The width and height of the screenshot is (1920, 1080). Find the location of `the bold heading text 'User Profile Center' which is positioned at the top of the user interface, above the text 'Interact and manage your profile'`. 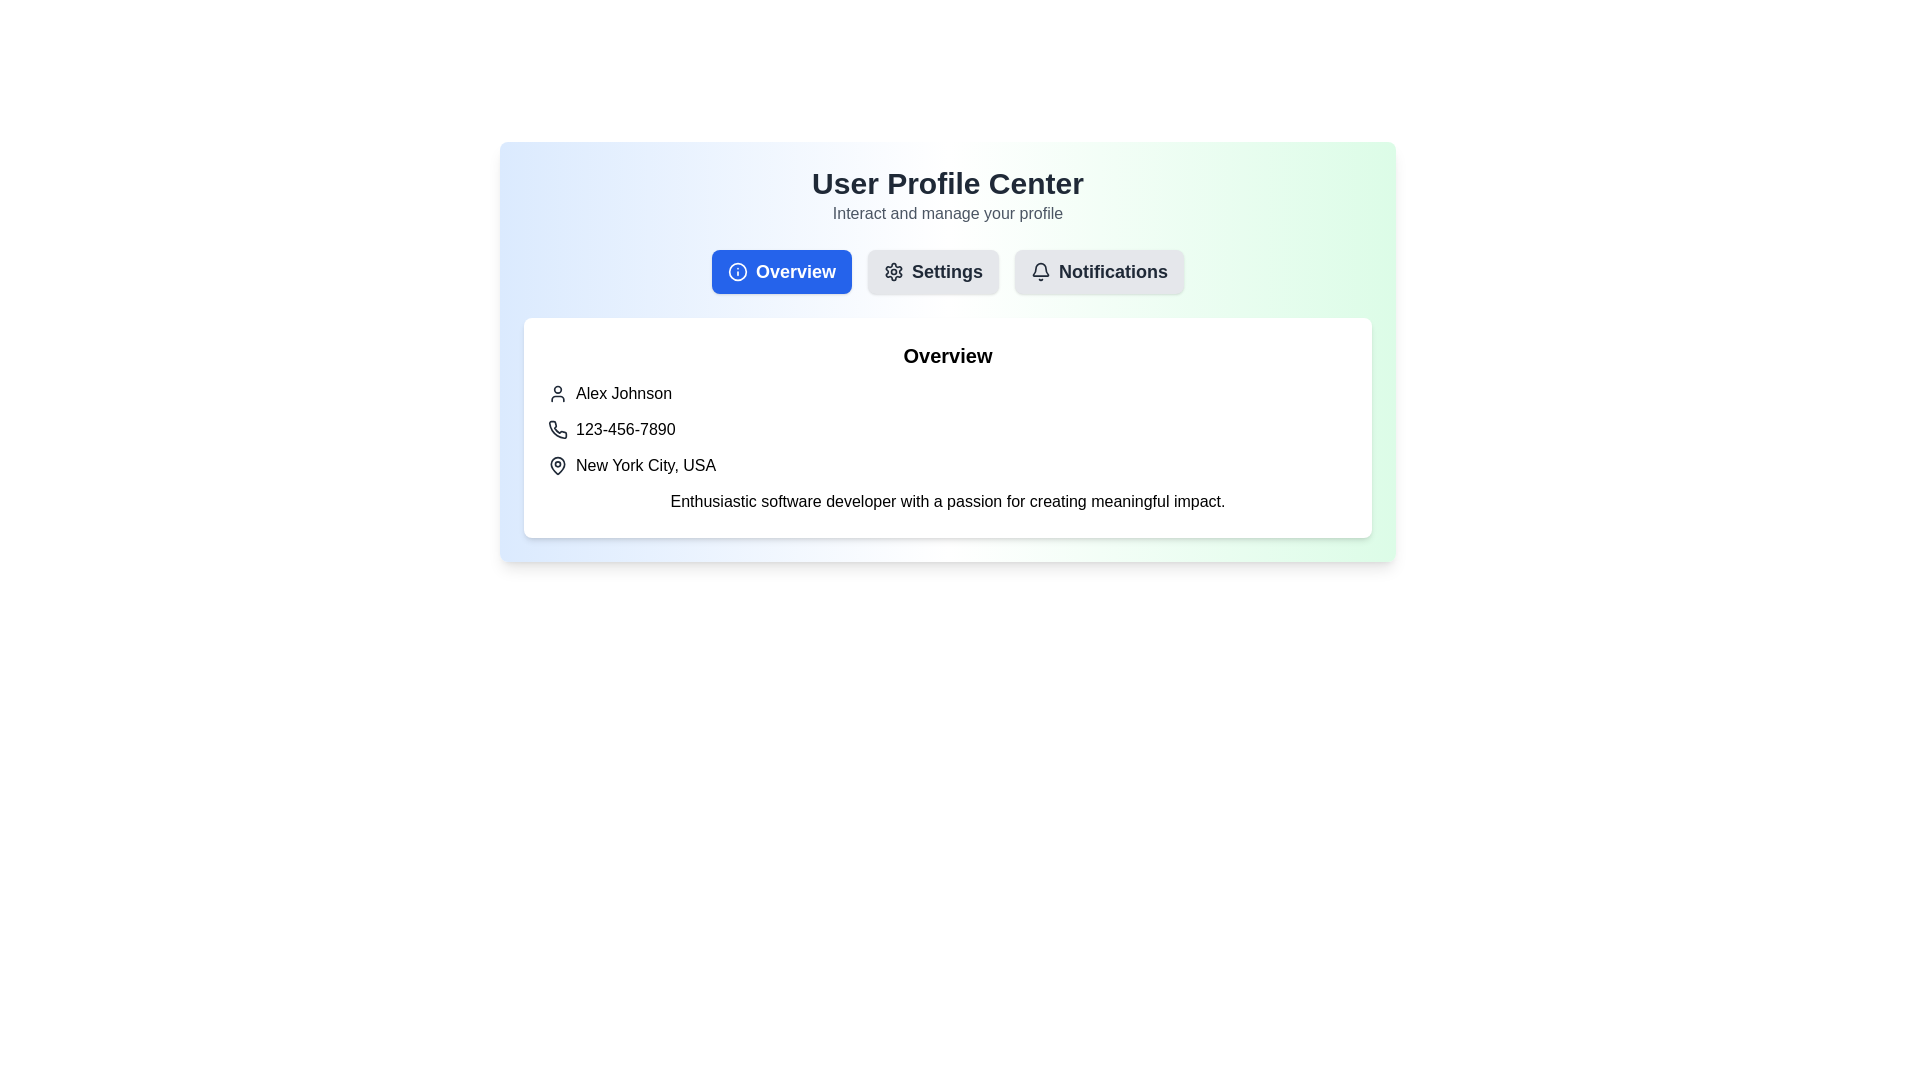

the bold heading text 'User Profile Center' which is positioned at the top of the user interface, above the text 'Interact and manage your profile' is located at coordinates (947, 184).